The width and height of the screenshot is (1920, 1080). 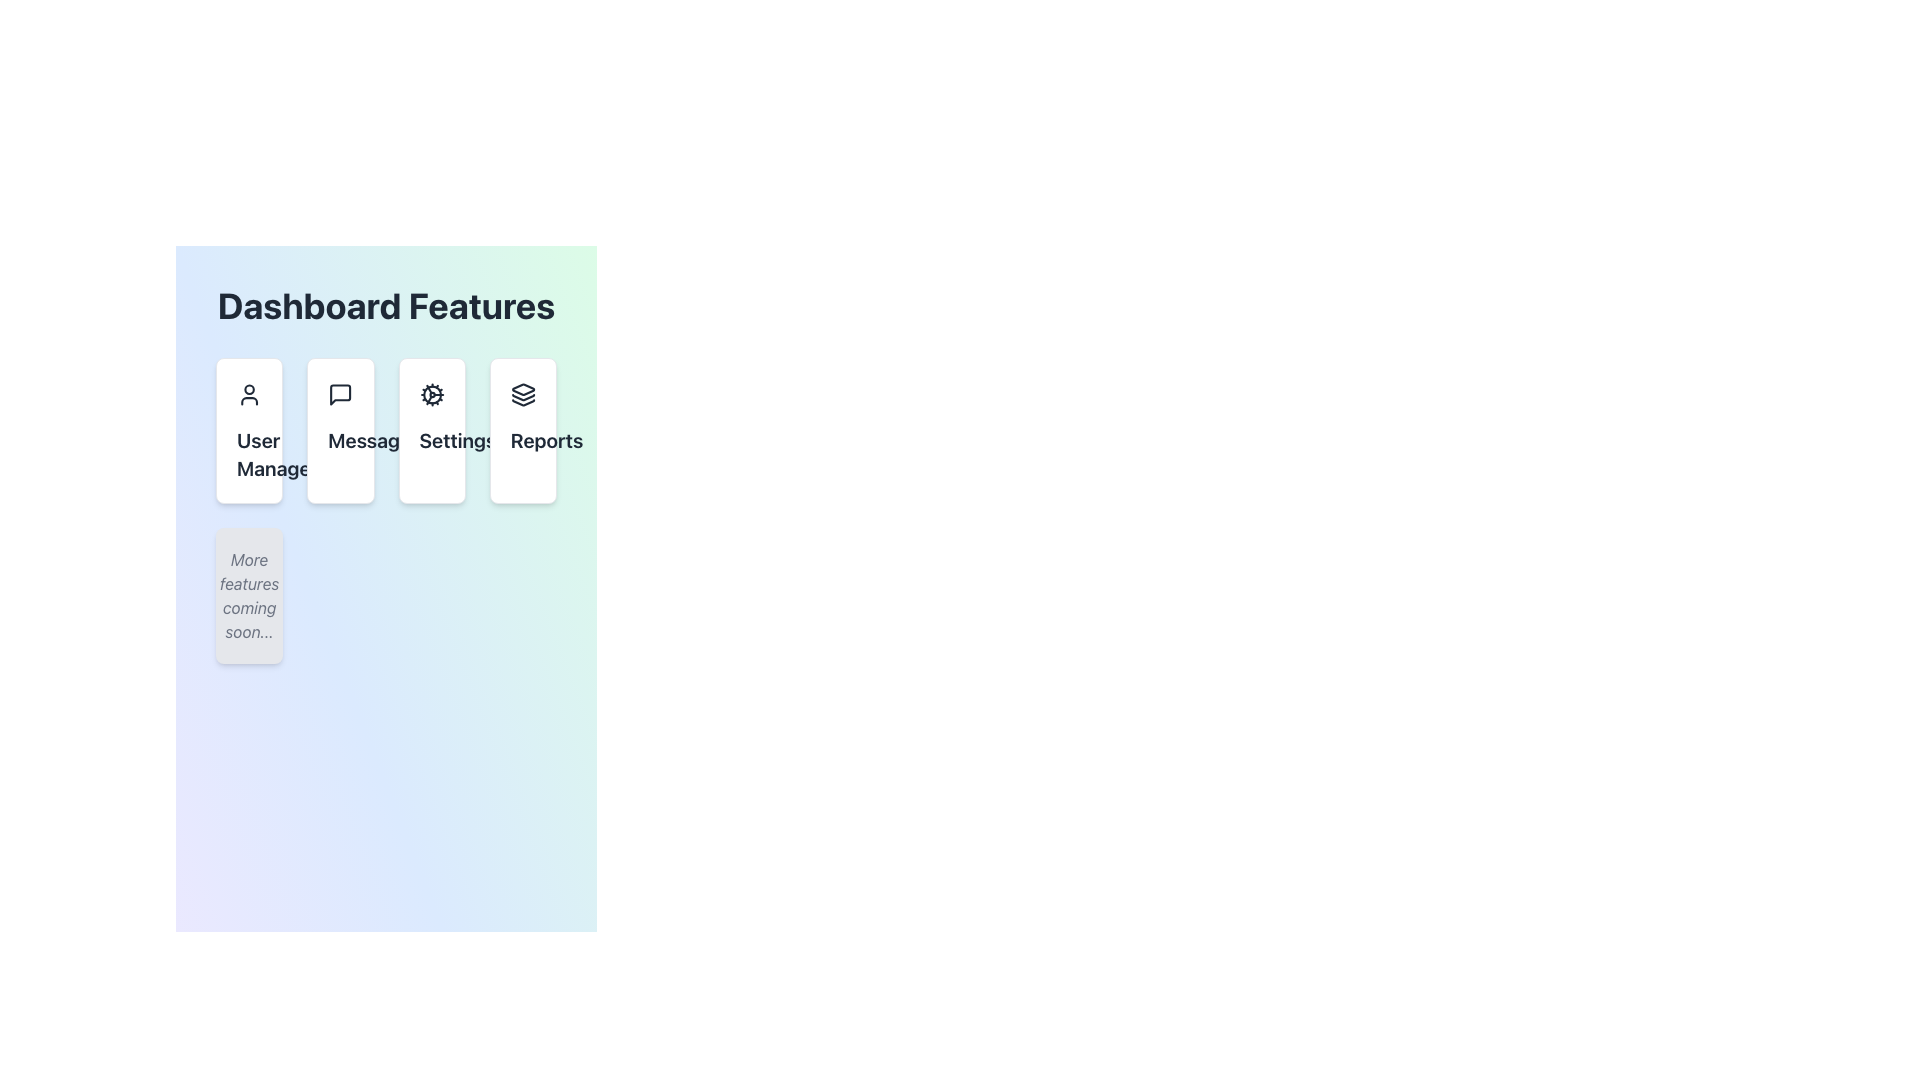 What do you see at coordinates (523, 394) in the screenshot?
I see `the layers icon in the 'Reports' tile on the 'Dashboard Features' interface` at bounding box center [523, 394].